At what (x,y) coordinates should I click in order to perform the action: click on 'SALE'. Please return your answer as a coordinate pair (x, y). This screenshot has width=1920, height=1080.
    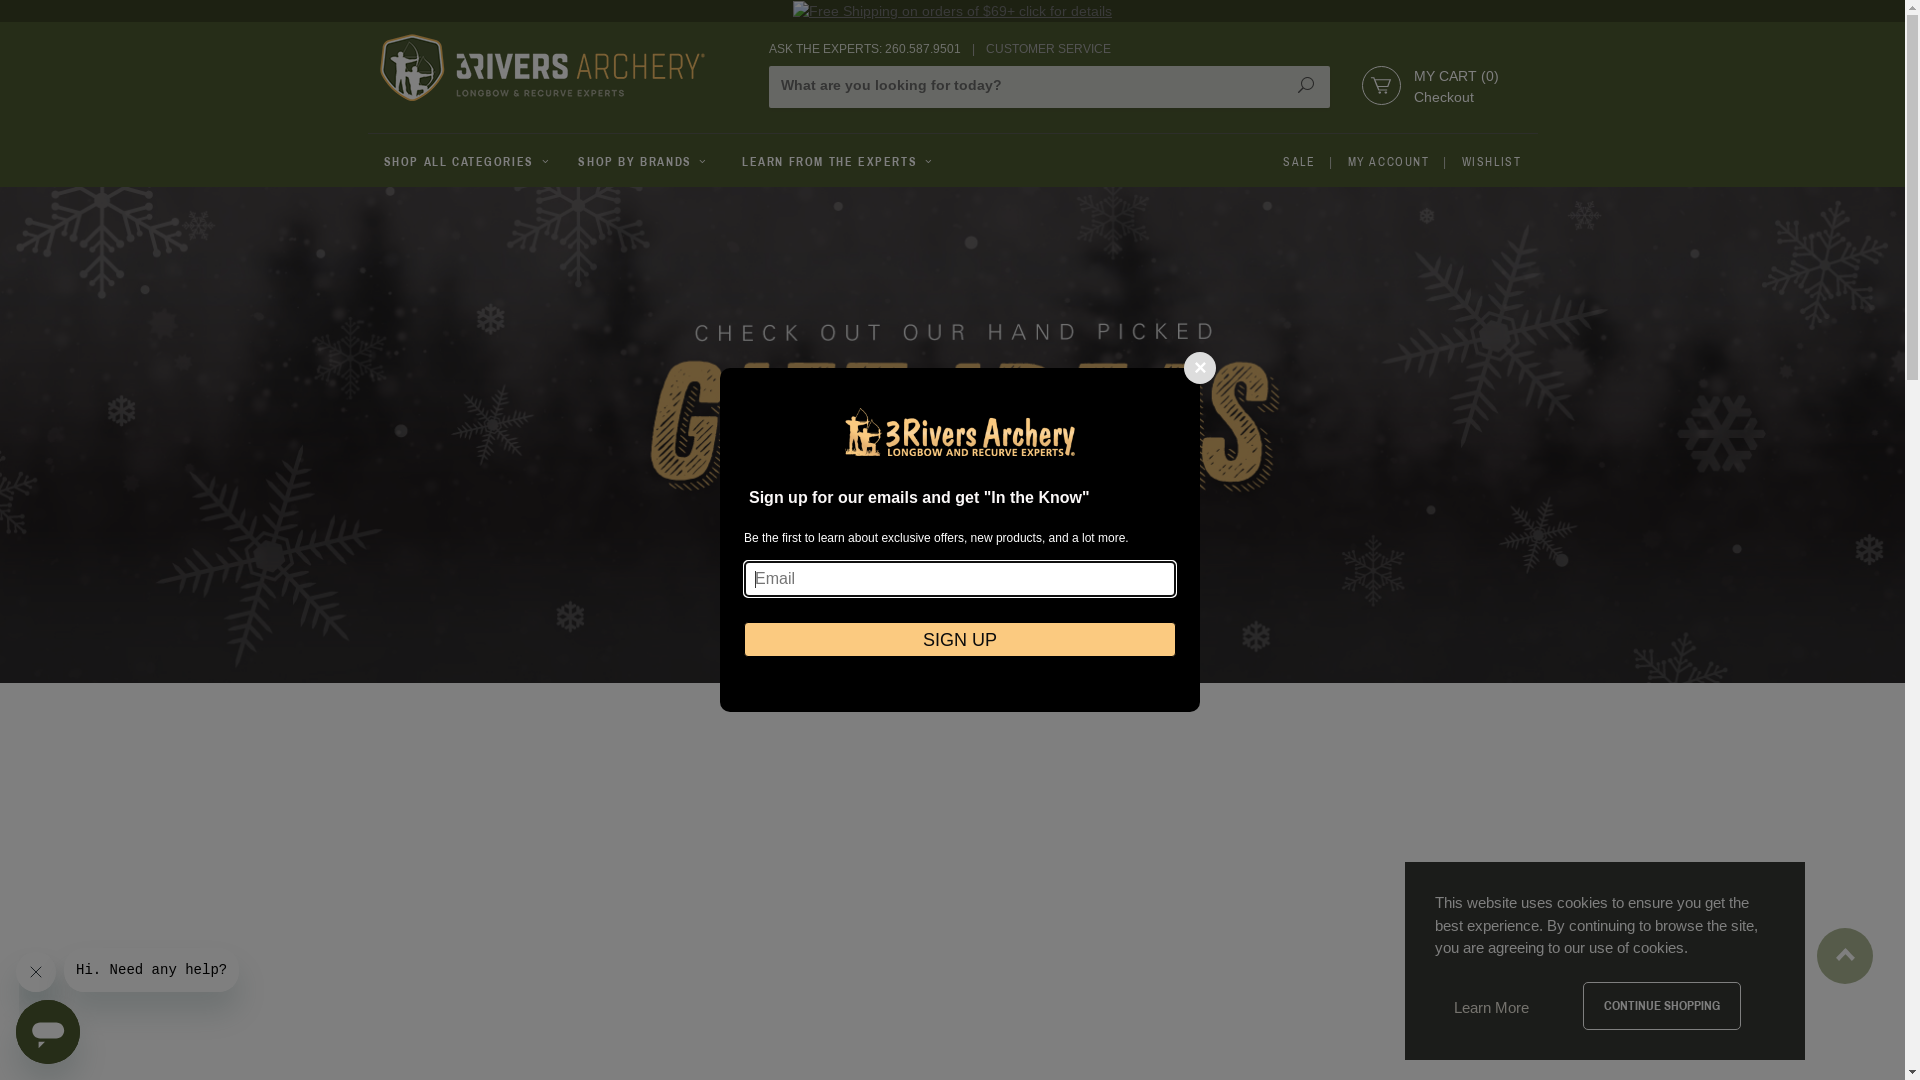
    Looking at the image, I should click on (1299, 161).